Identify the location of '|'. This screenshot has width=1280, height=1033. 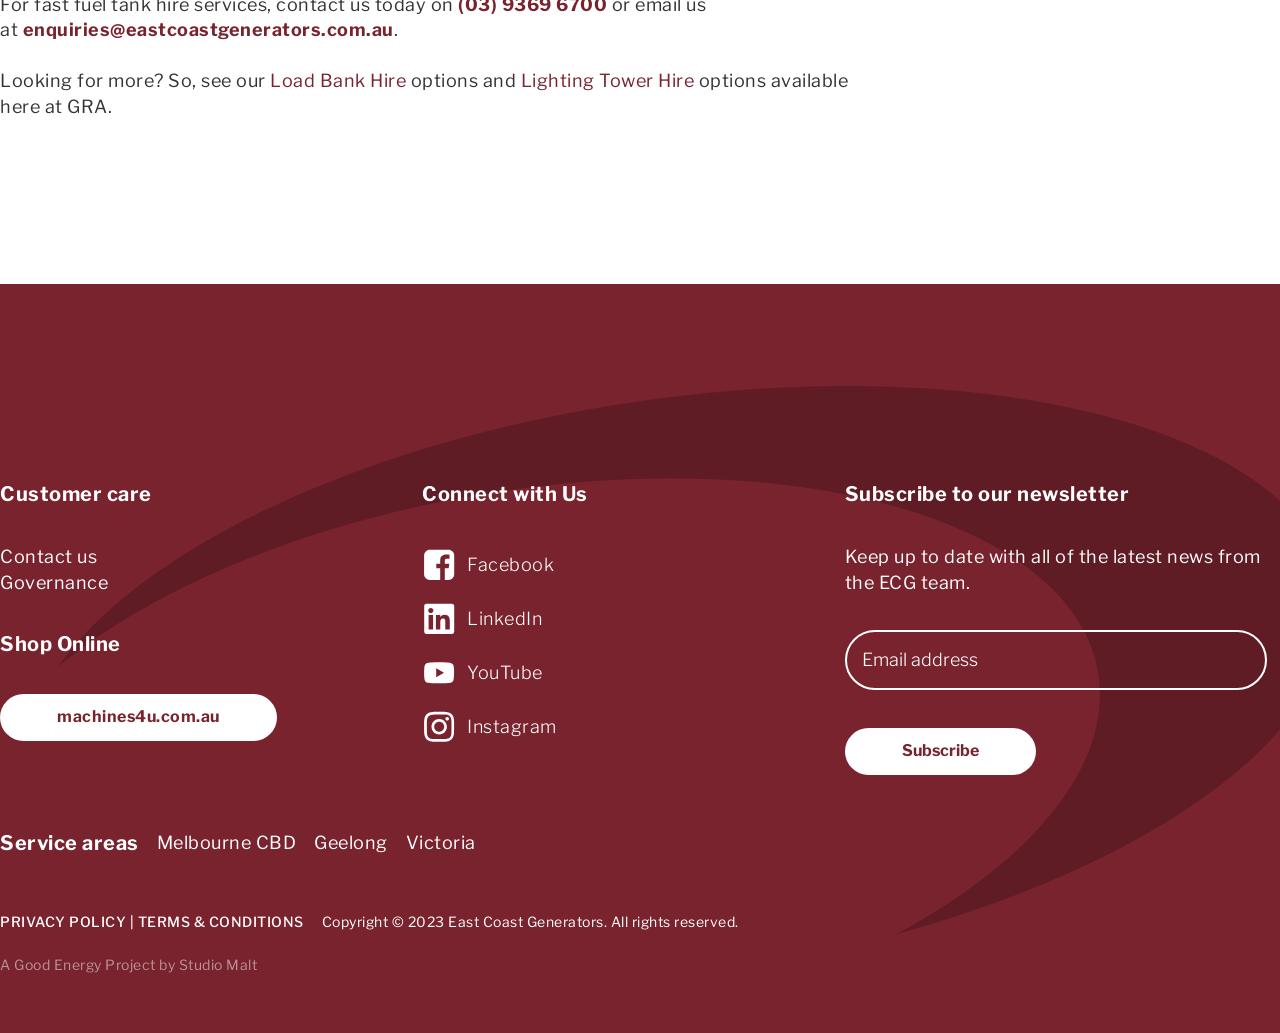
(130, 919).